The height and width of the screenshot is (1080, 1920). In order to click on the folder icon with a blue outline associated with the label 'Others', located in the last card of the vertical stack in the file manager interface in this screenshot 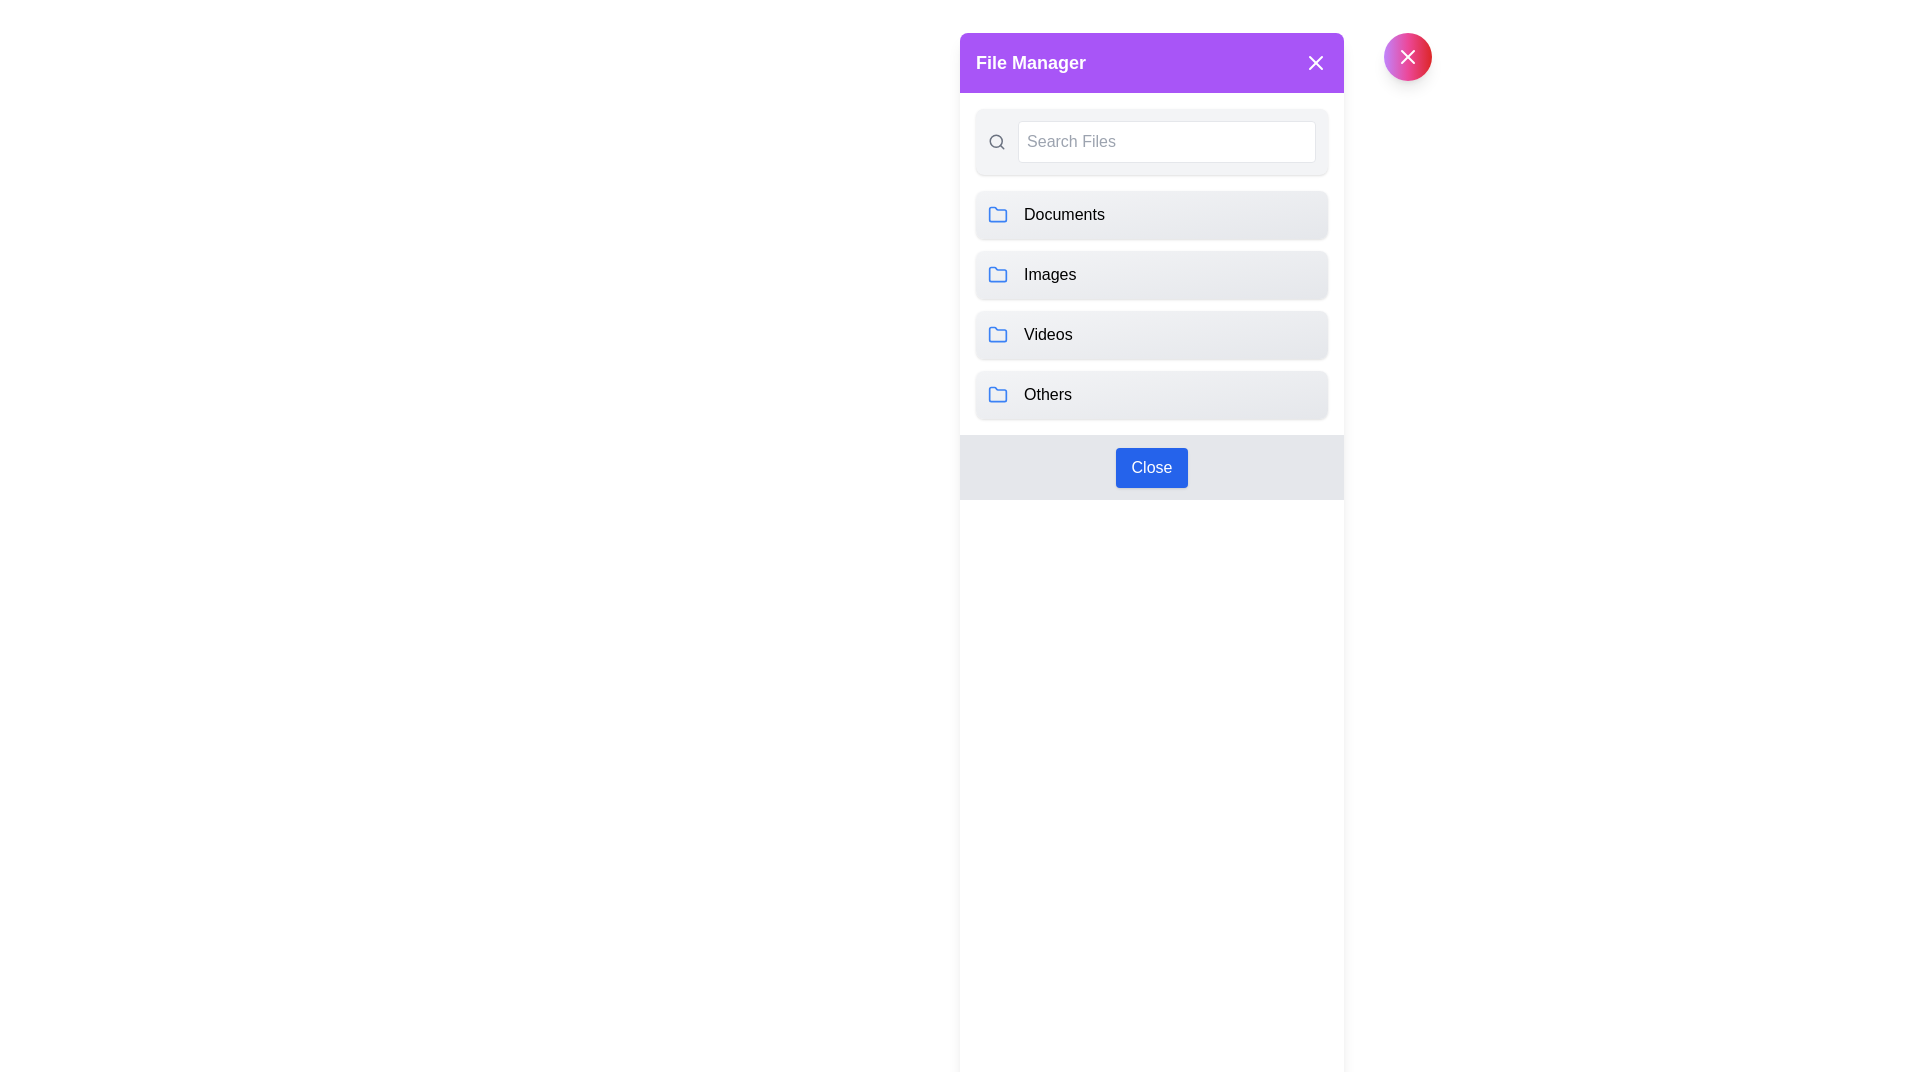, I will do `click(998, 394)`.